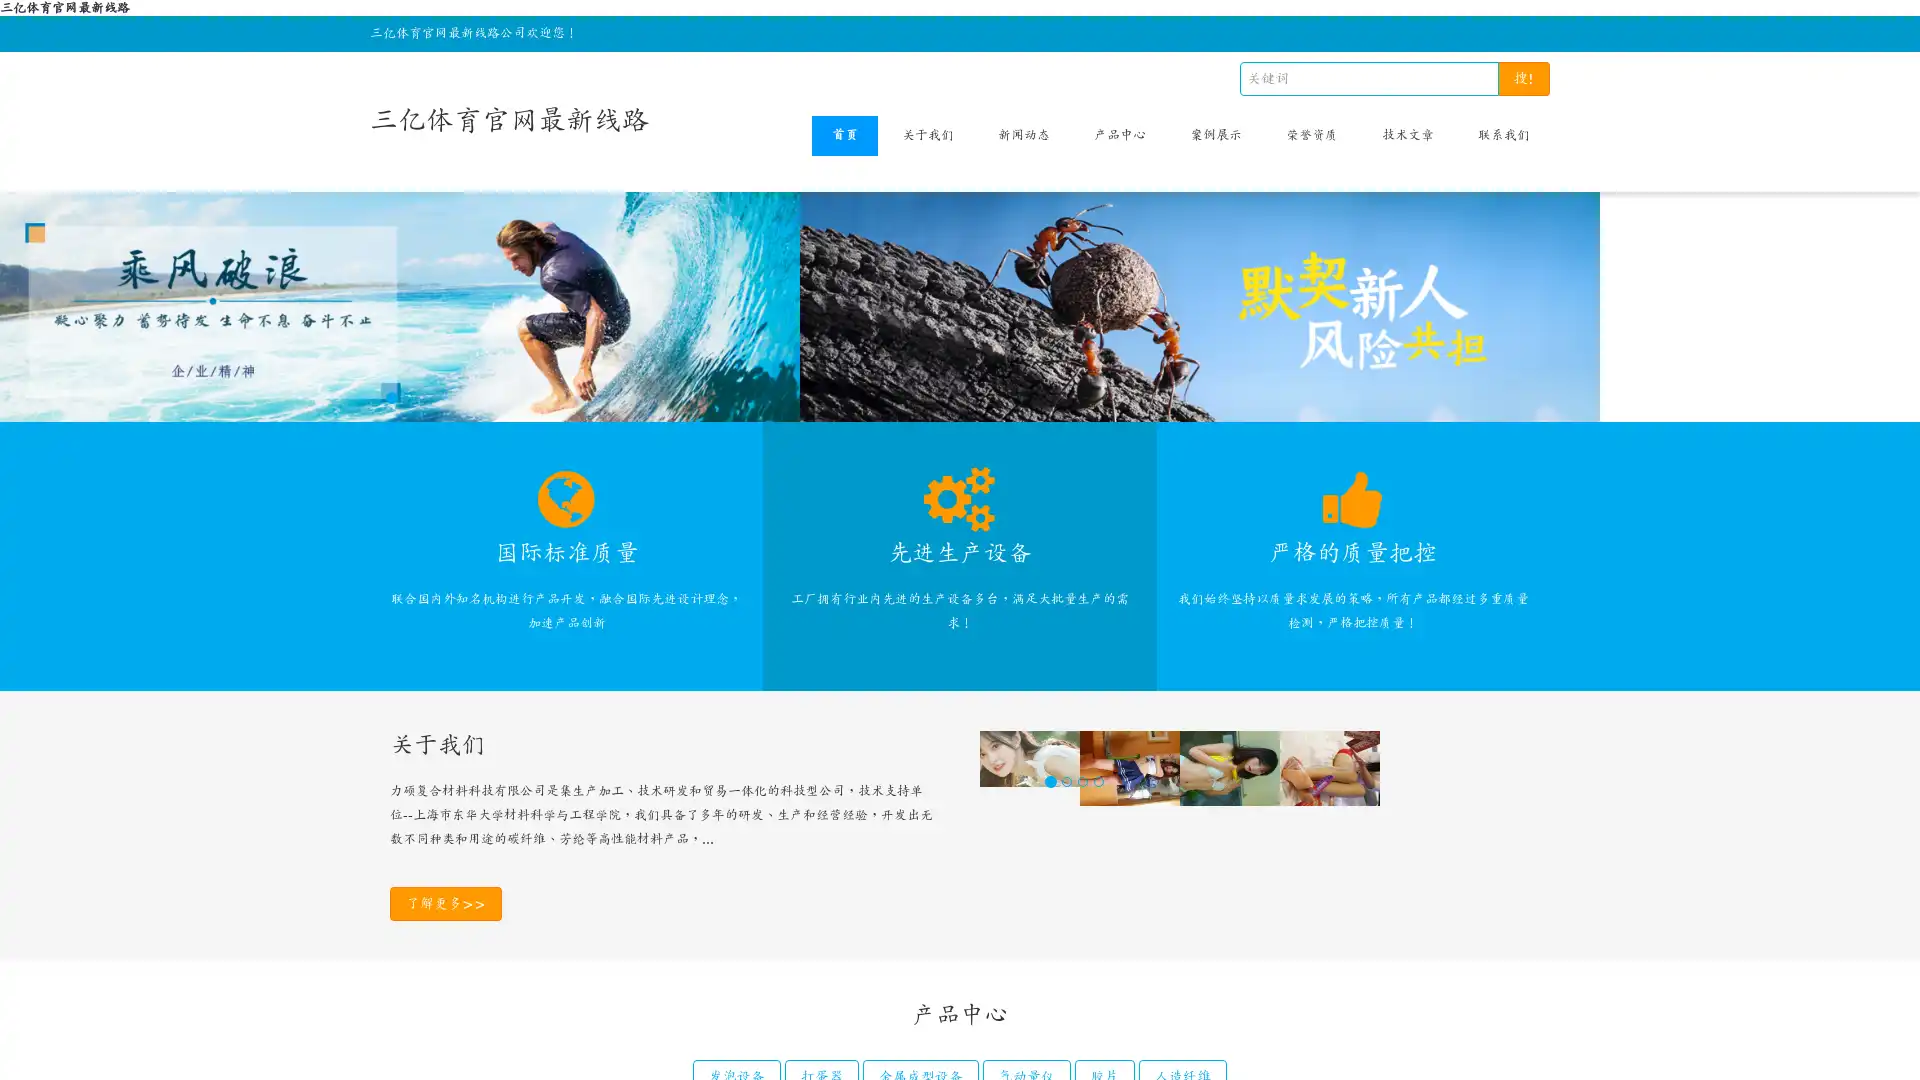 Image resolution: width=1920 pixels, height=1080 pixels. I want to click on !, so click(1523, 77).